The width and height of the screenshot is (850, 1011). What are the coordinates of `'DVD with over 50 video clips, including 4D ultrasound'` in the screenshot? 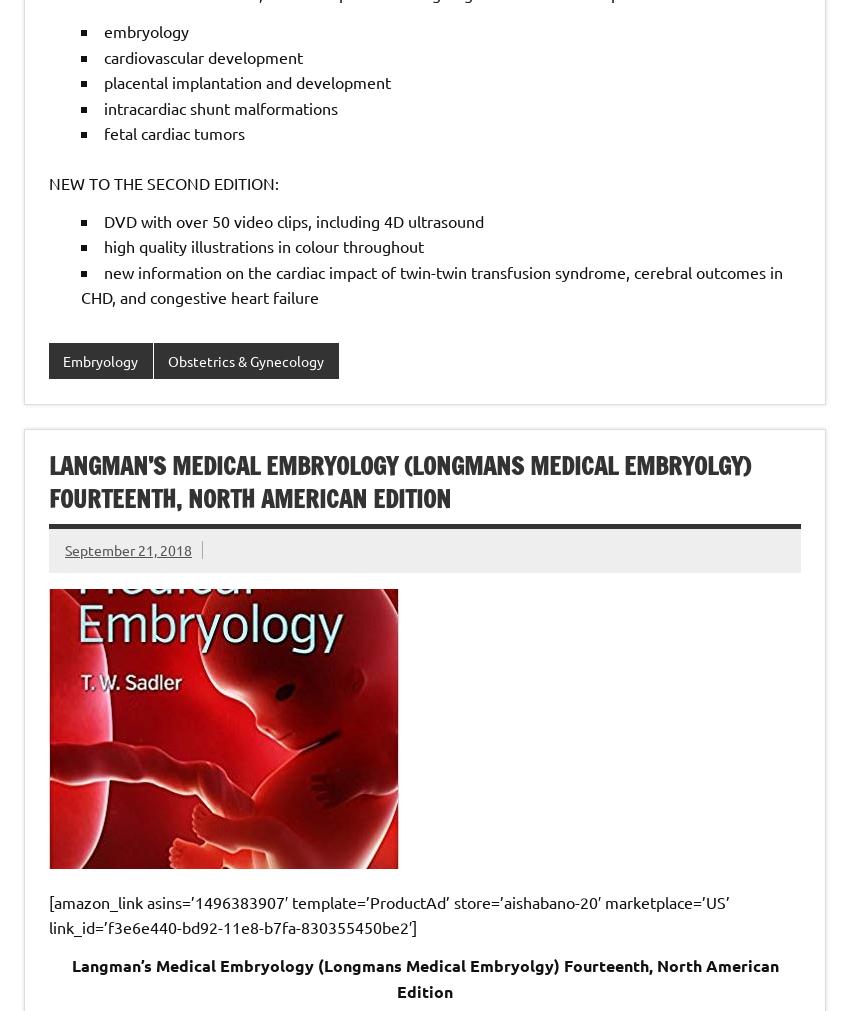 It's located at (293, 219).